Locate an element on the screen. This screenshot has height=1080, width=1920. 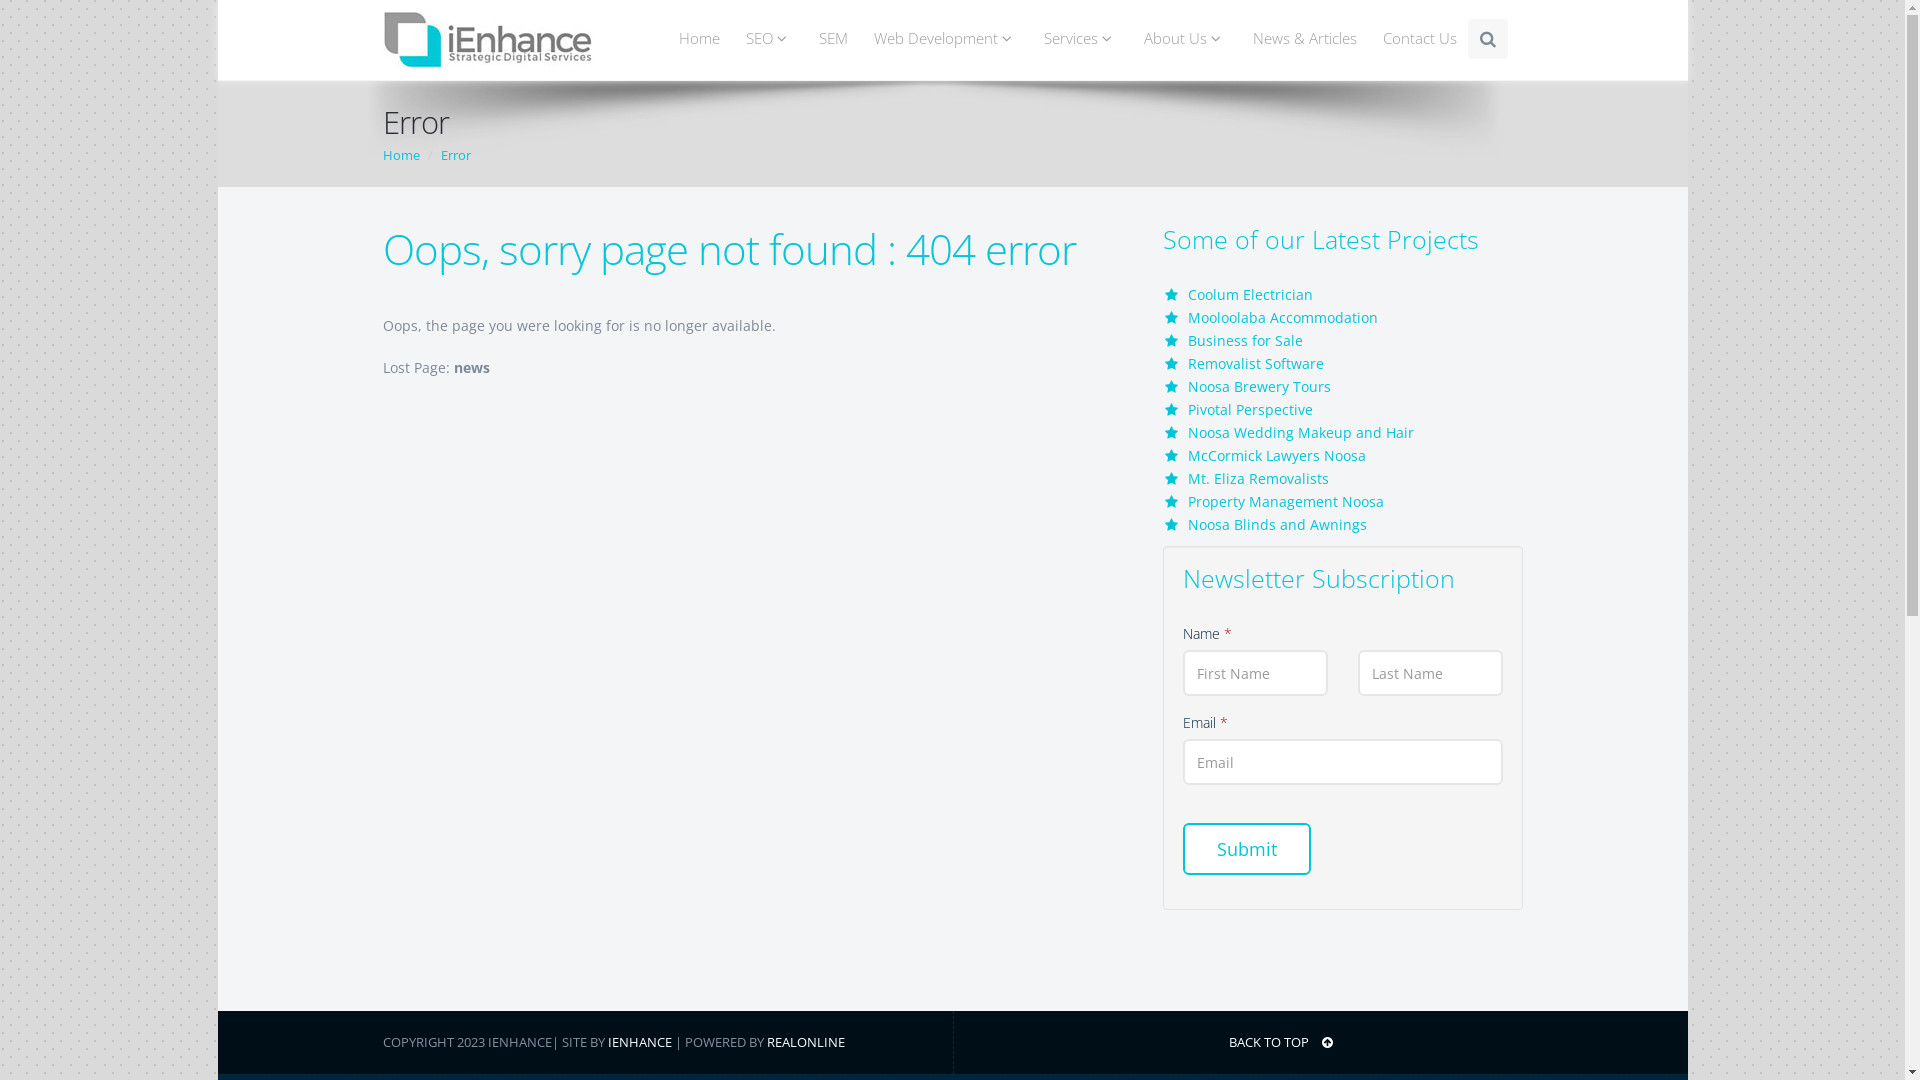
'Home' is located at coordinates (699, 38).